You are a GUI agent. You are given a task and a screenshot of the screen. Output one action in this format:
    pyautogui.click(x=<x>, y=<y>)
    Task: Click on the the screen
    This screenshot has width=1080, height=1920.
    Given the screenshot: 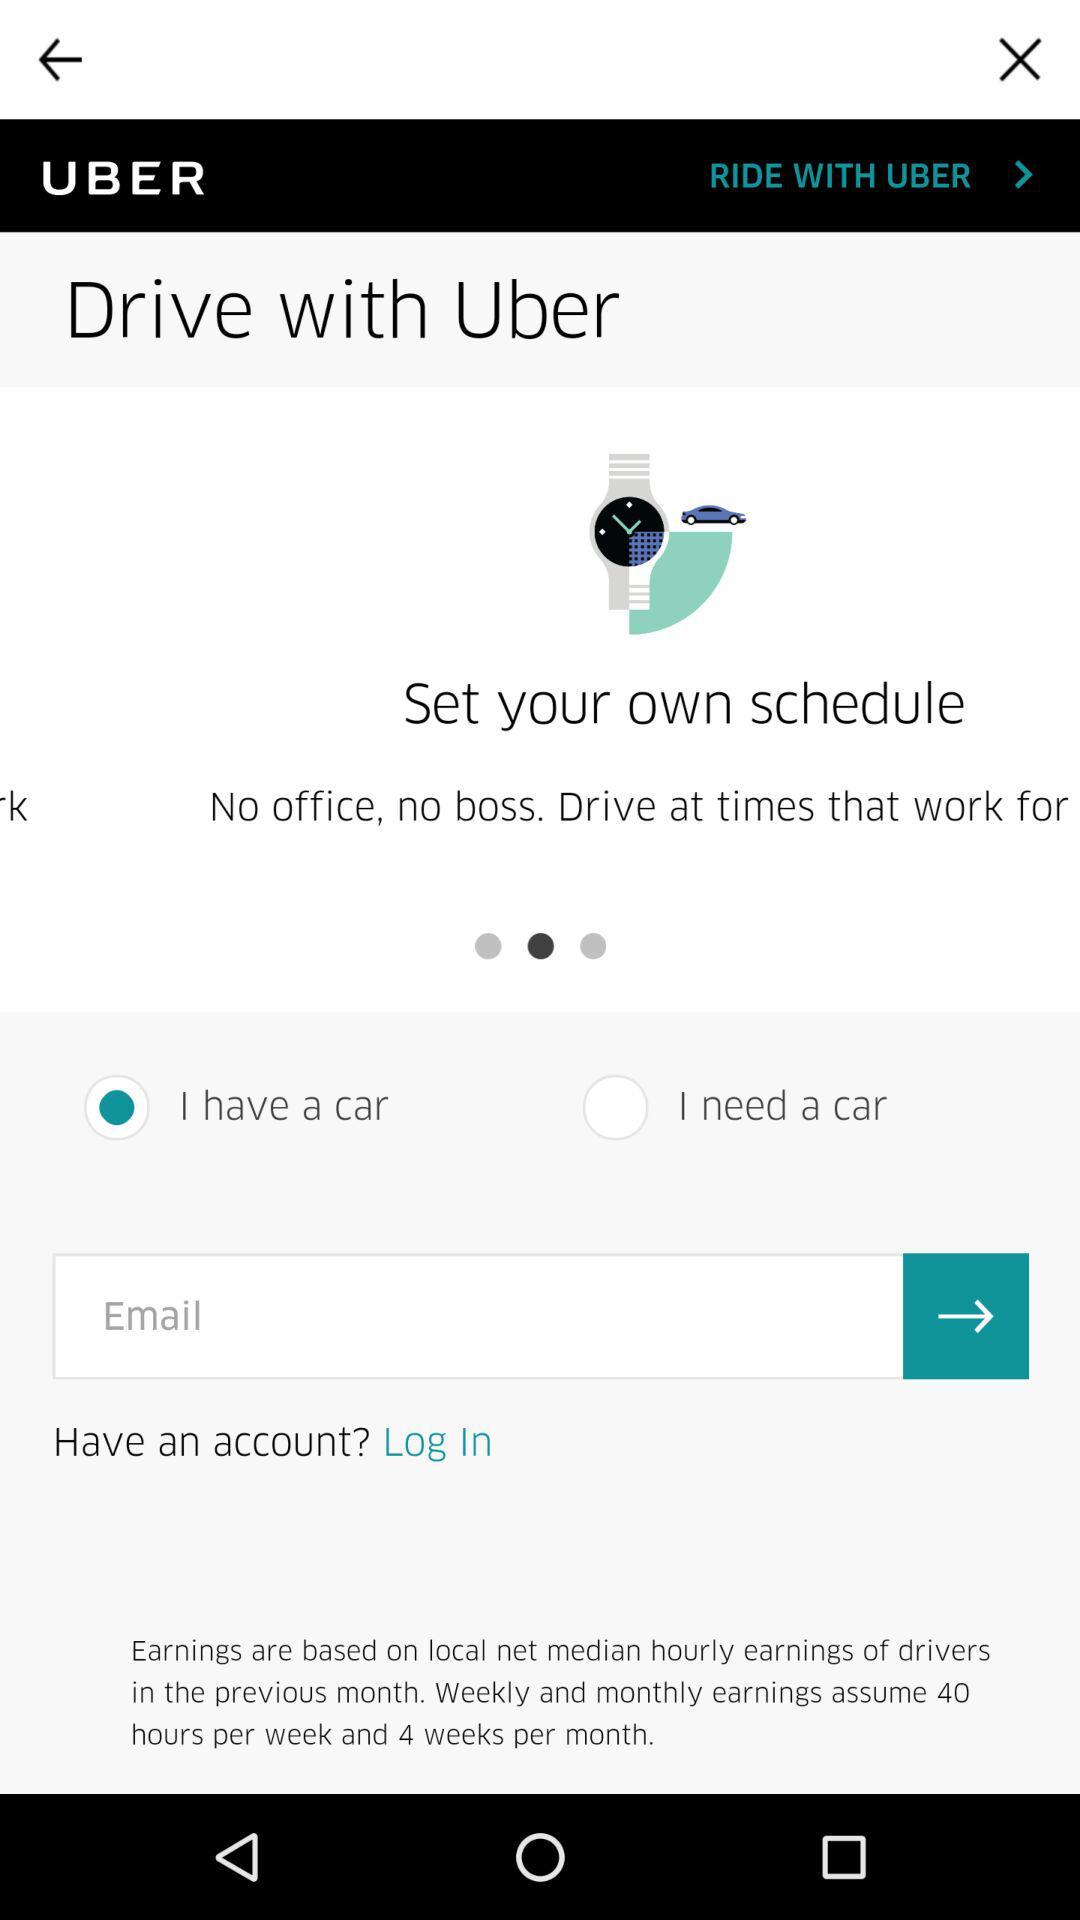 What is the action you would take?
    pyautogui.click(x=1020, y=59)
    